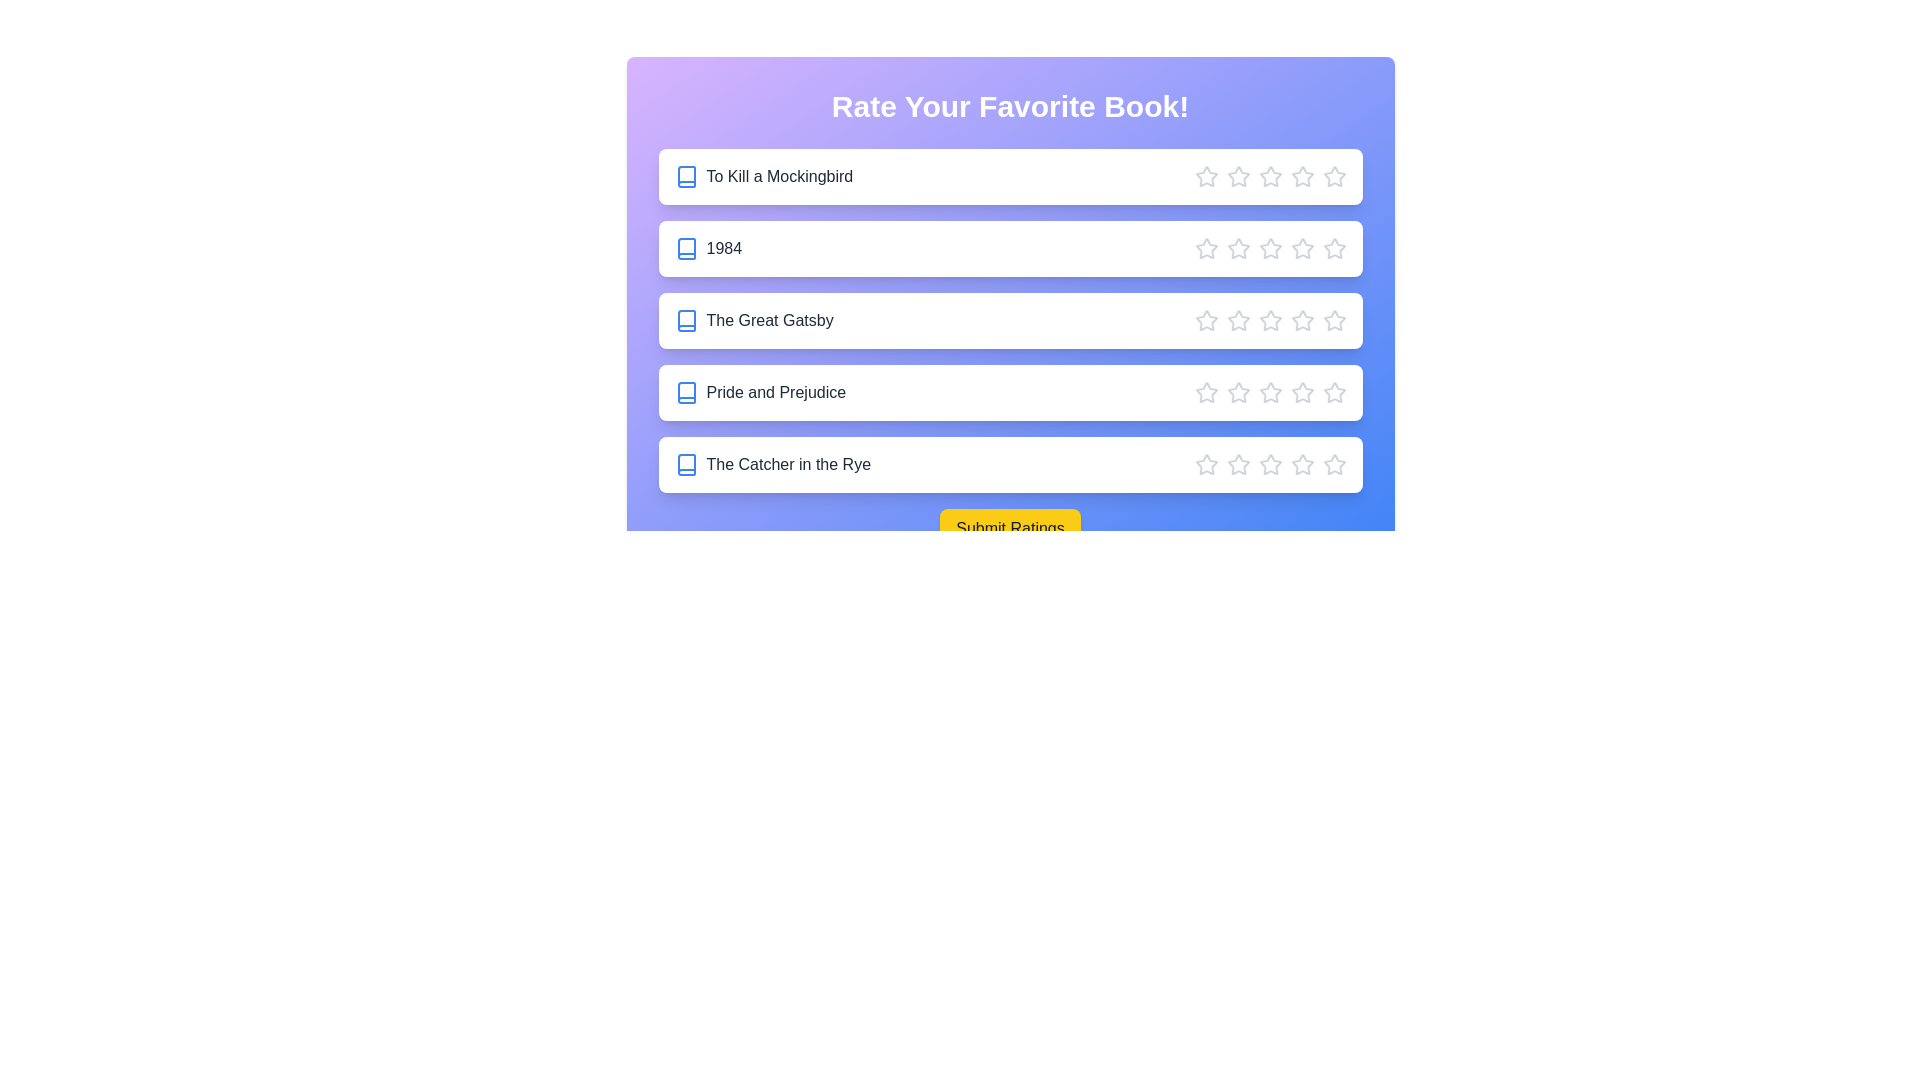  Describe the element at coordinates (1237, 248) in the screenshot. I see `the star corresponding to 2 stars for the book 1984` at that location.